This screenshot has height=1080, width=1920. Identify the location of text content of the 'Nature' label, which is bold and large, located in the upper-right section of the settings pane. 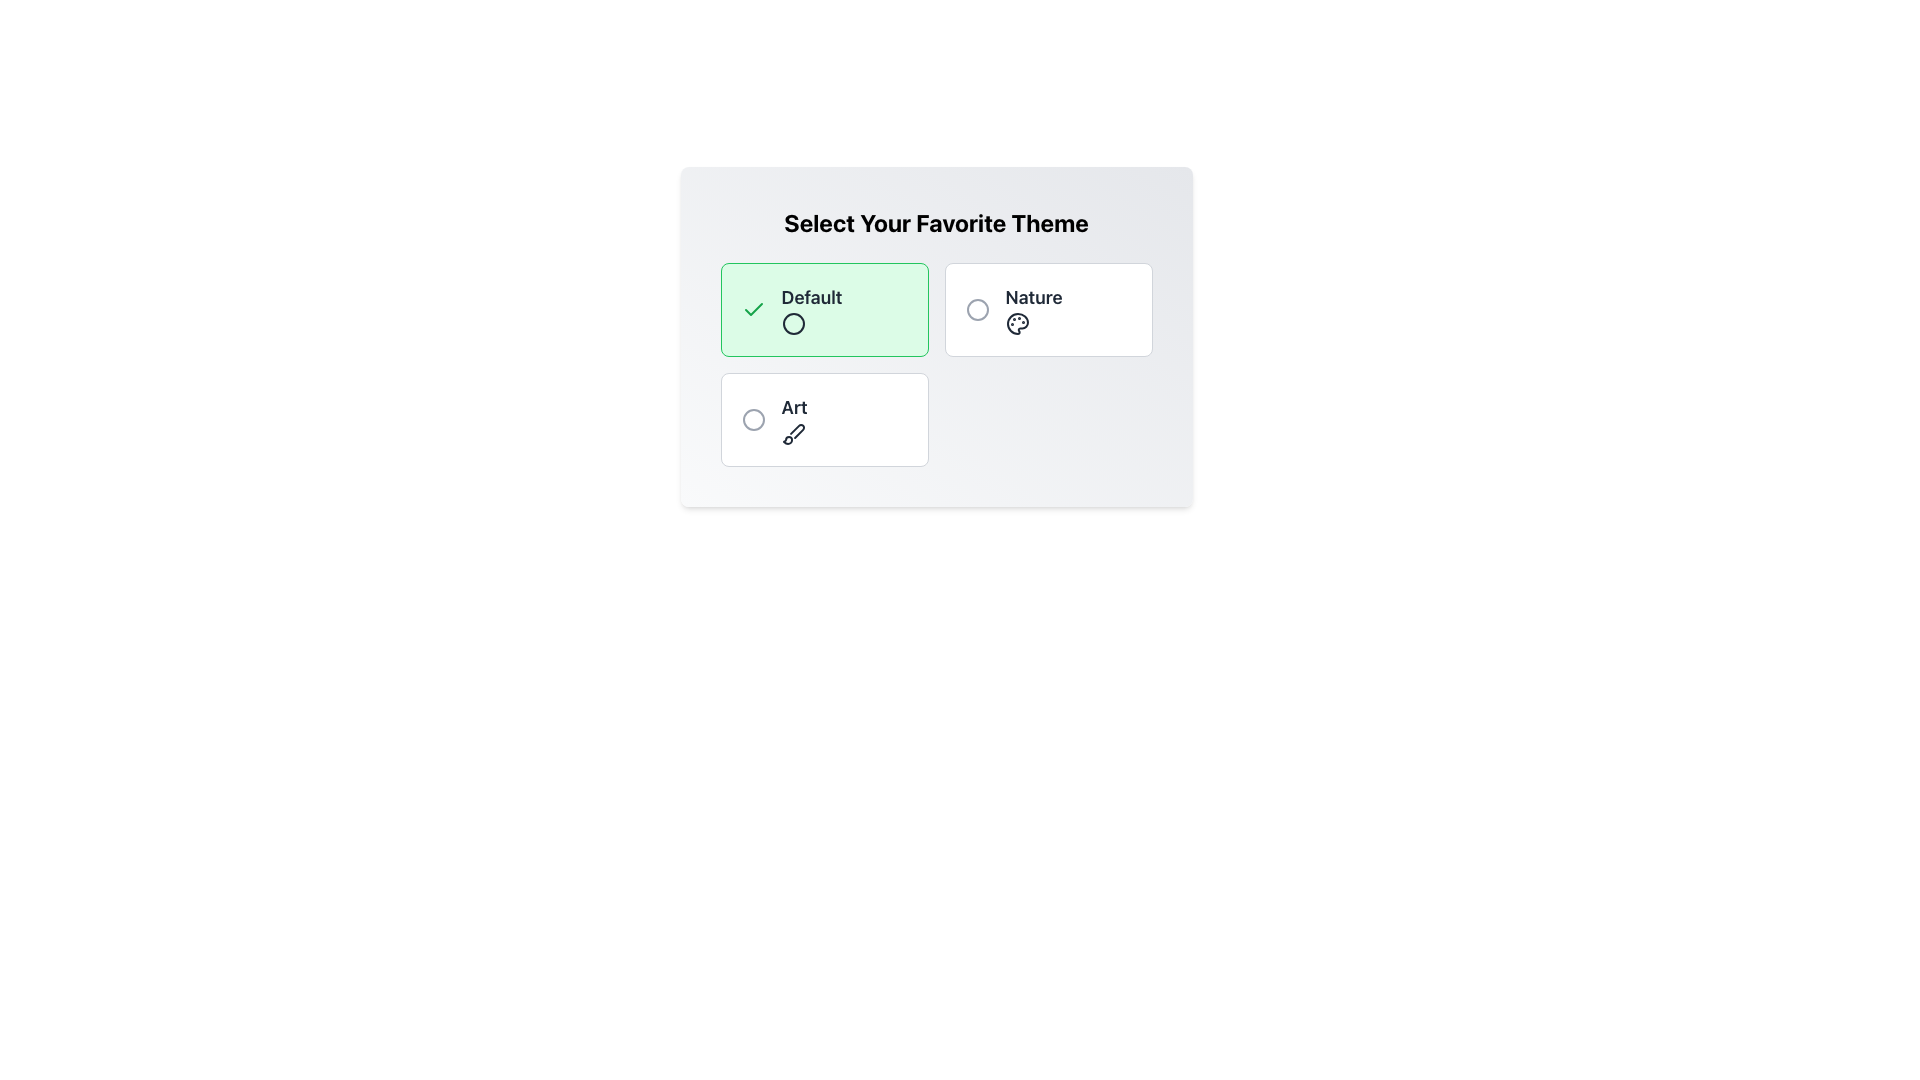
(1034, 297).